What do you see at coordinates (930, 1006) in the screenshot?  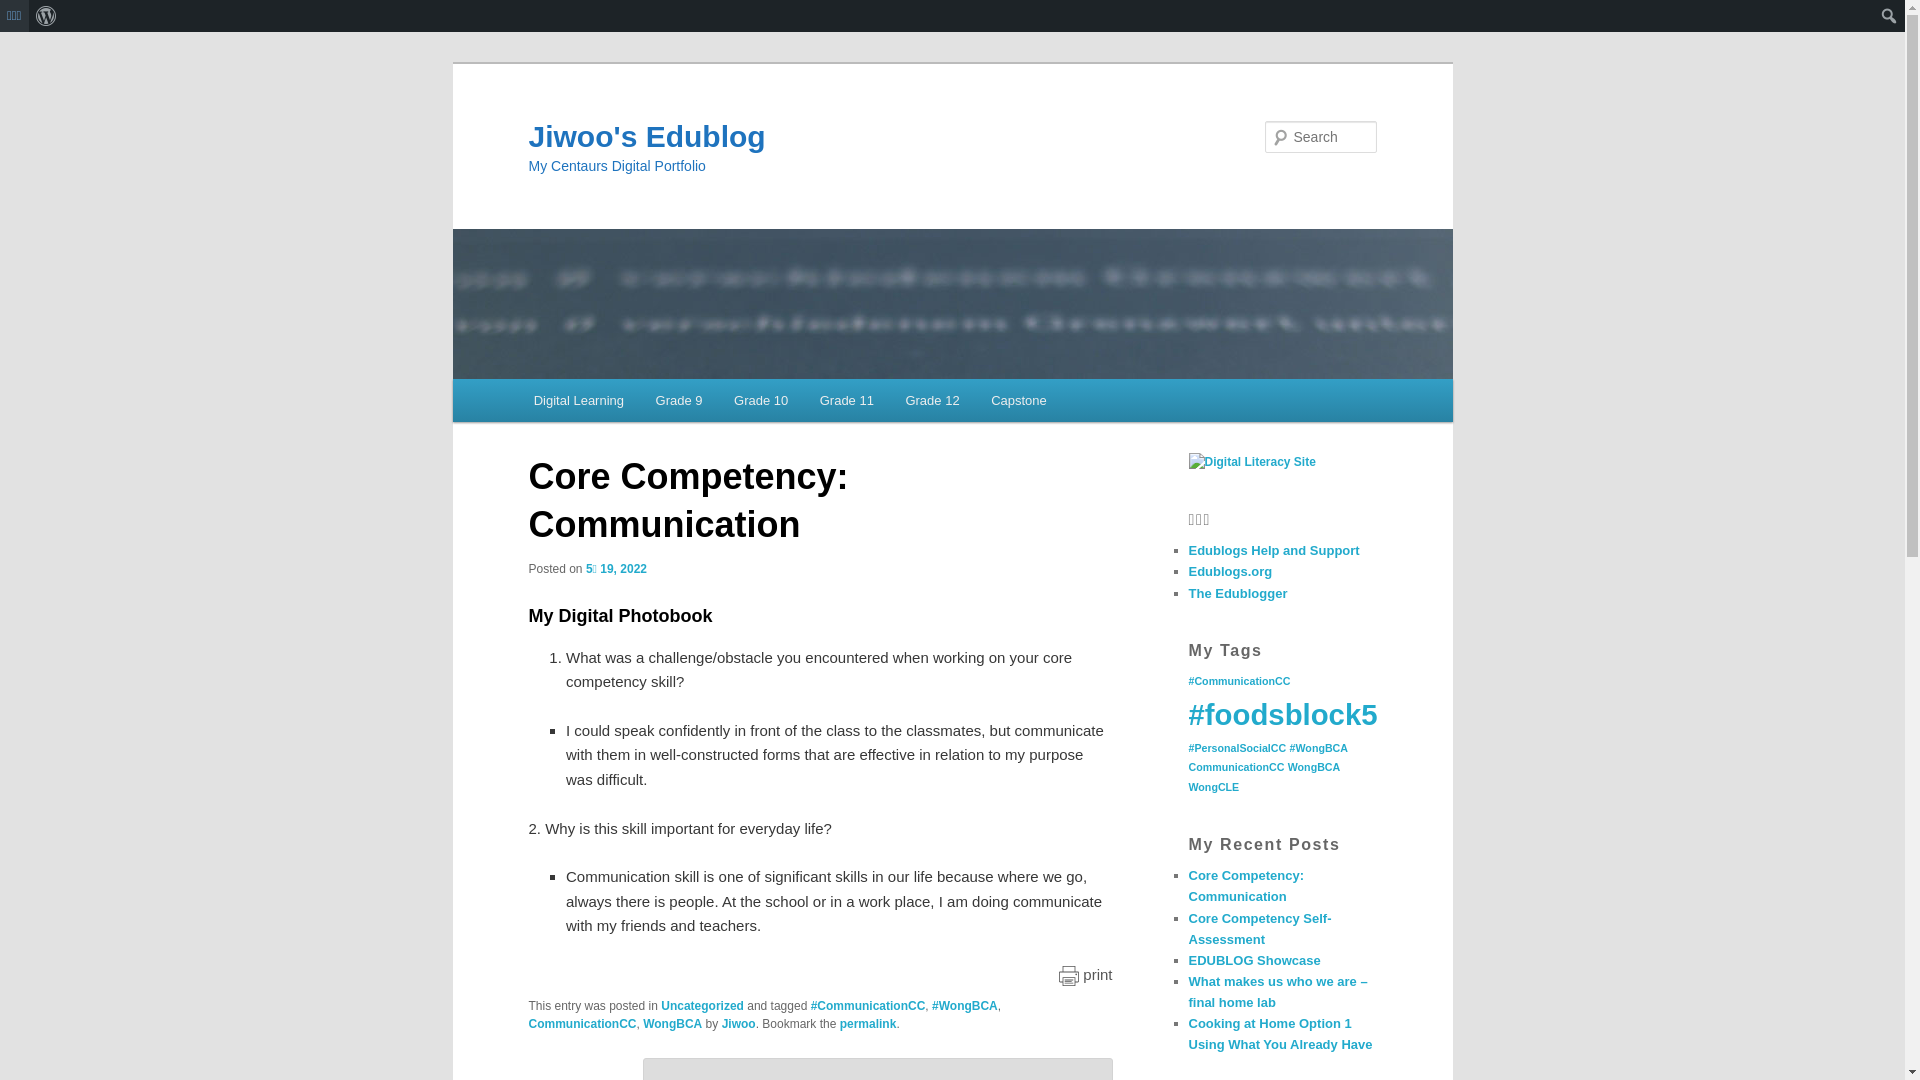 I see `'#WongBCA'` at bounding box center [930, 1006].